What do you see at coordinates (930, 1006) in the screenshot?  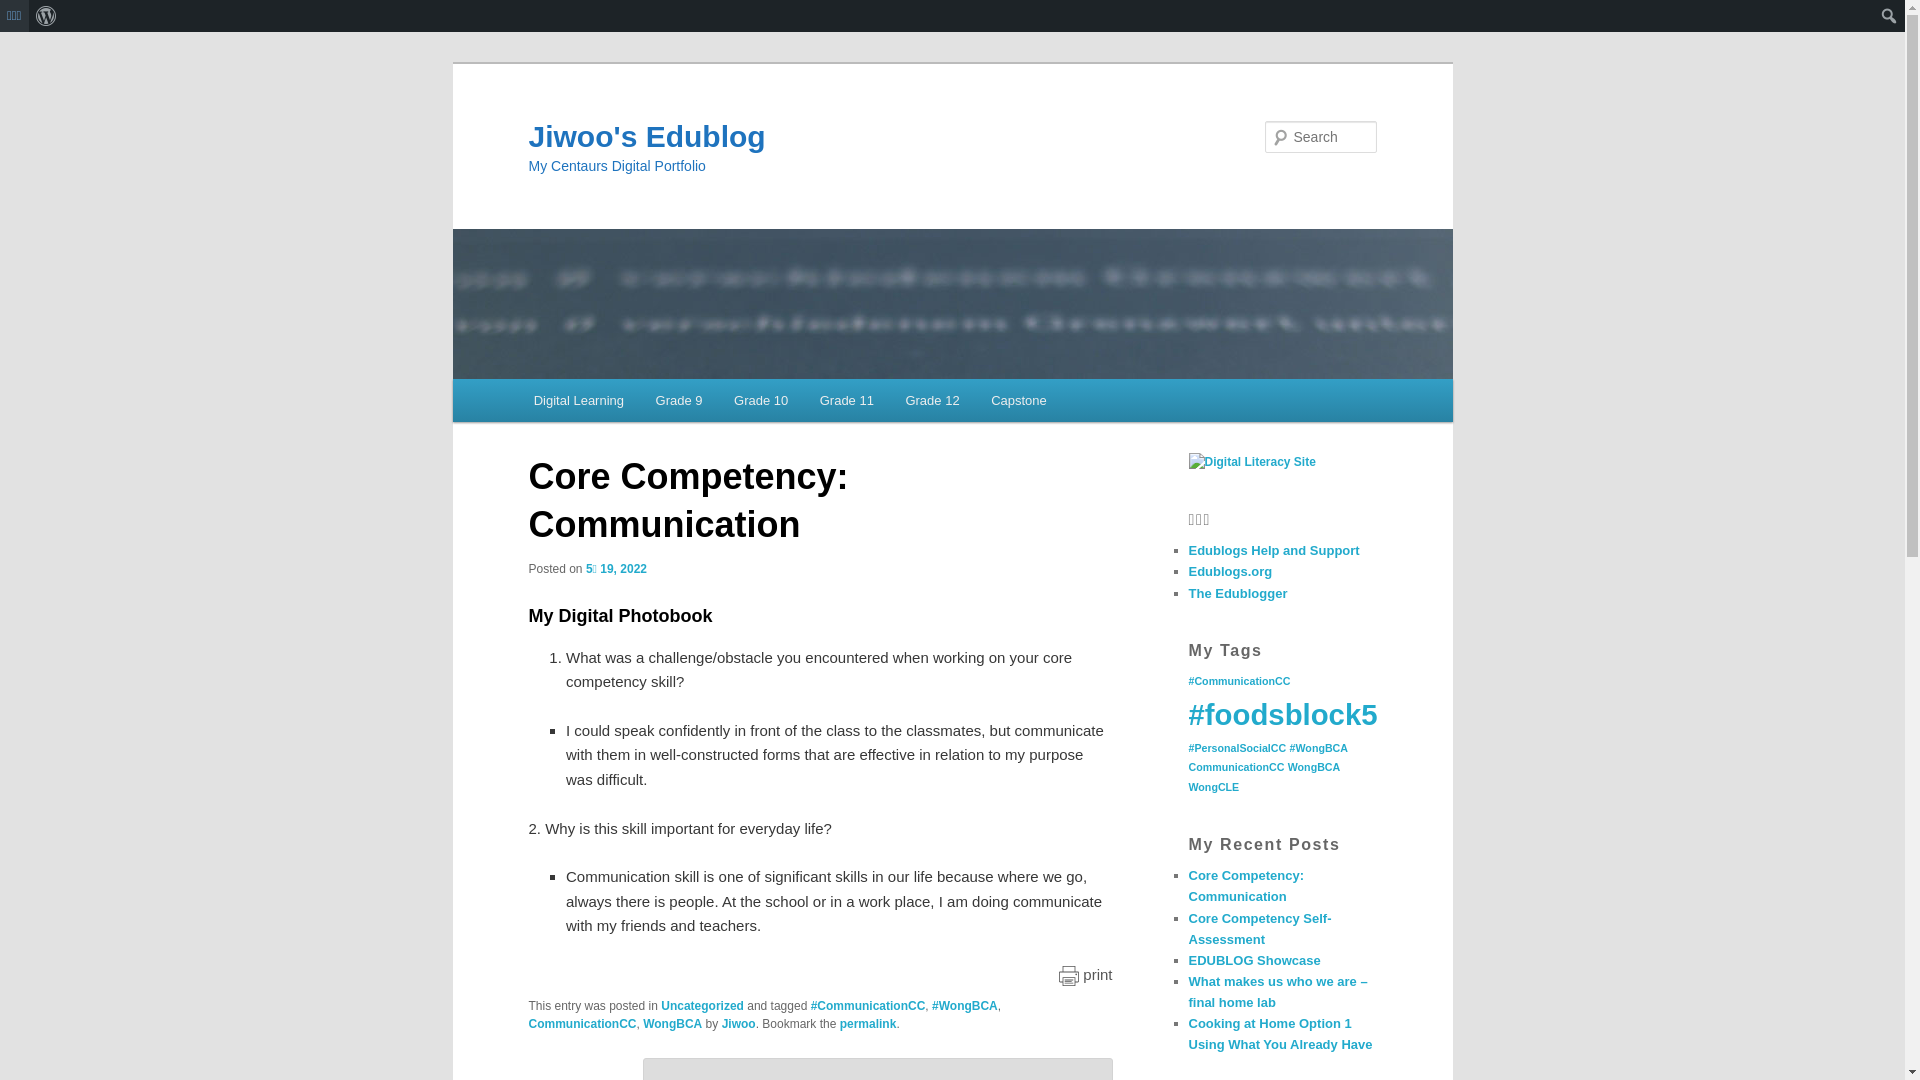 I see `'#WongBCA'` at bounding box center [930, 1006].